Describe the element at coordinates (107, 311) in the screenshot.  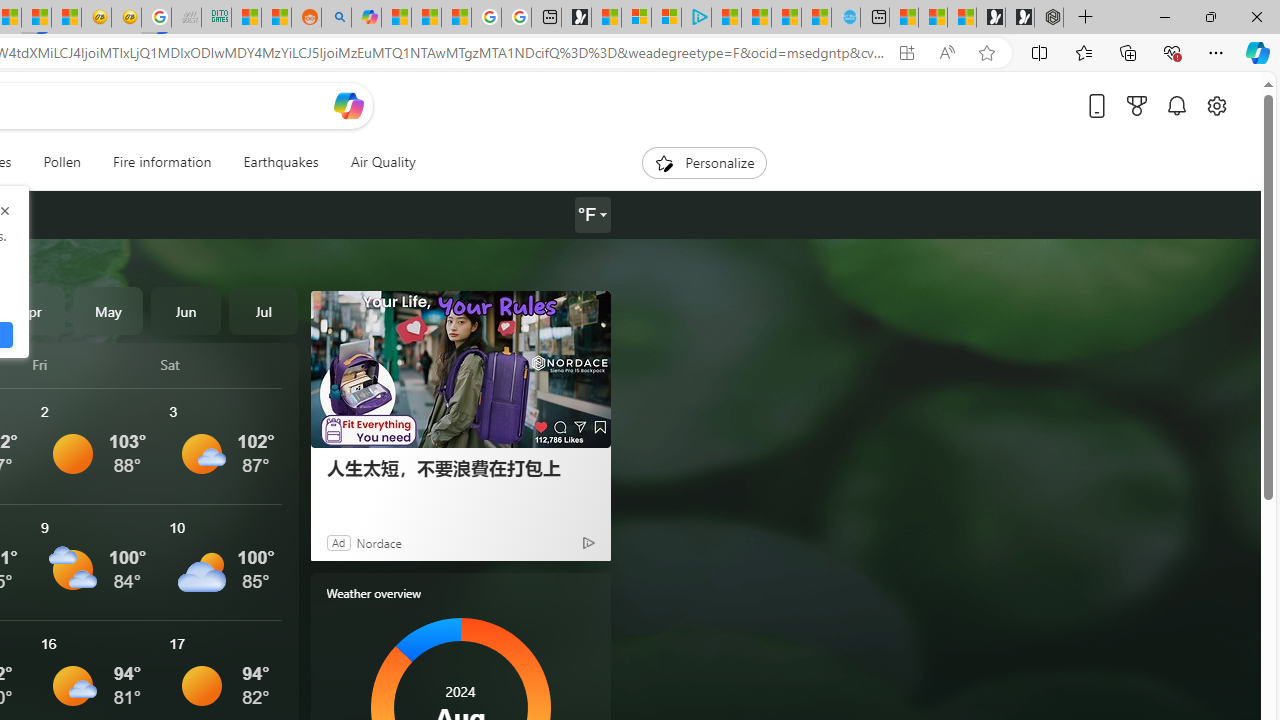
I see `'May'` at that location.